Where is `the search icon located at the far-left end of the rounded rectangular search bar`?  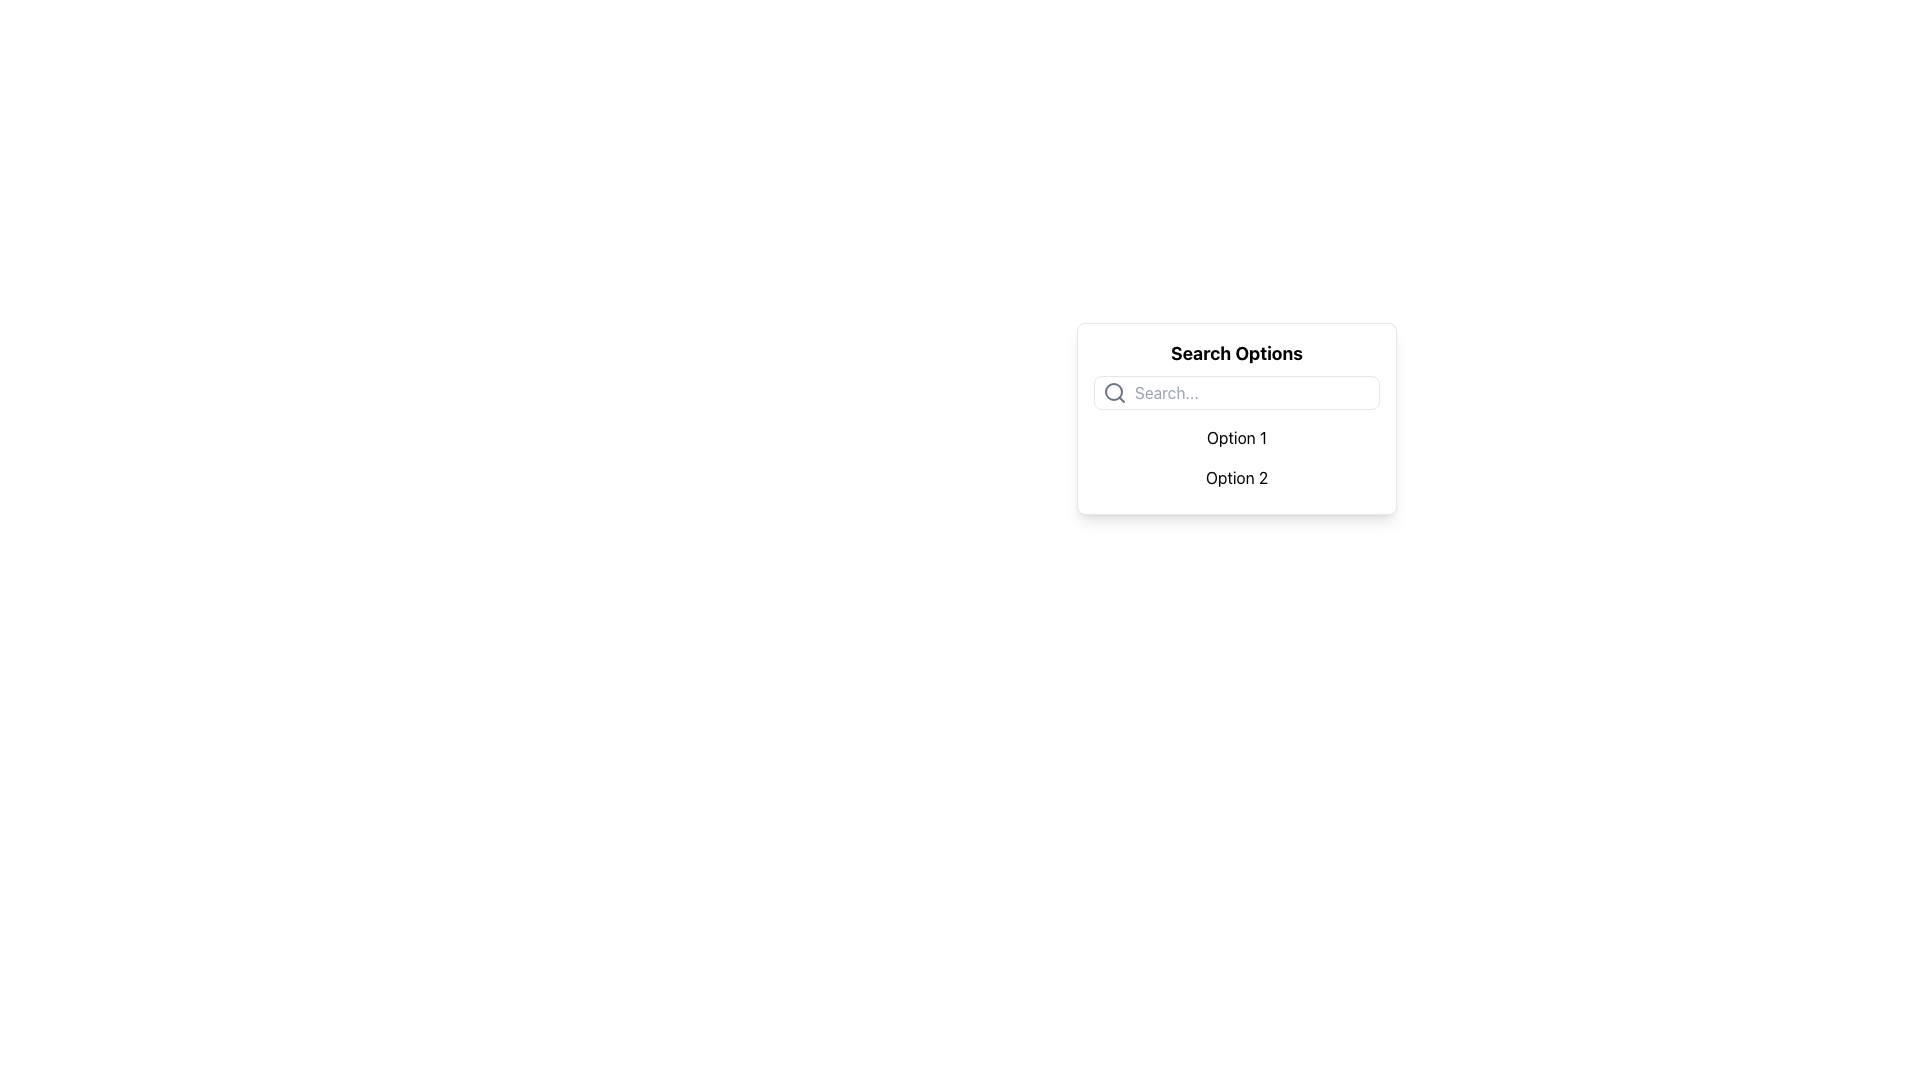 the search icon located at the far-left end of the rounded rectangular search bar is located at coordinates (1113, 393).